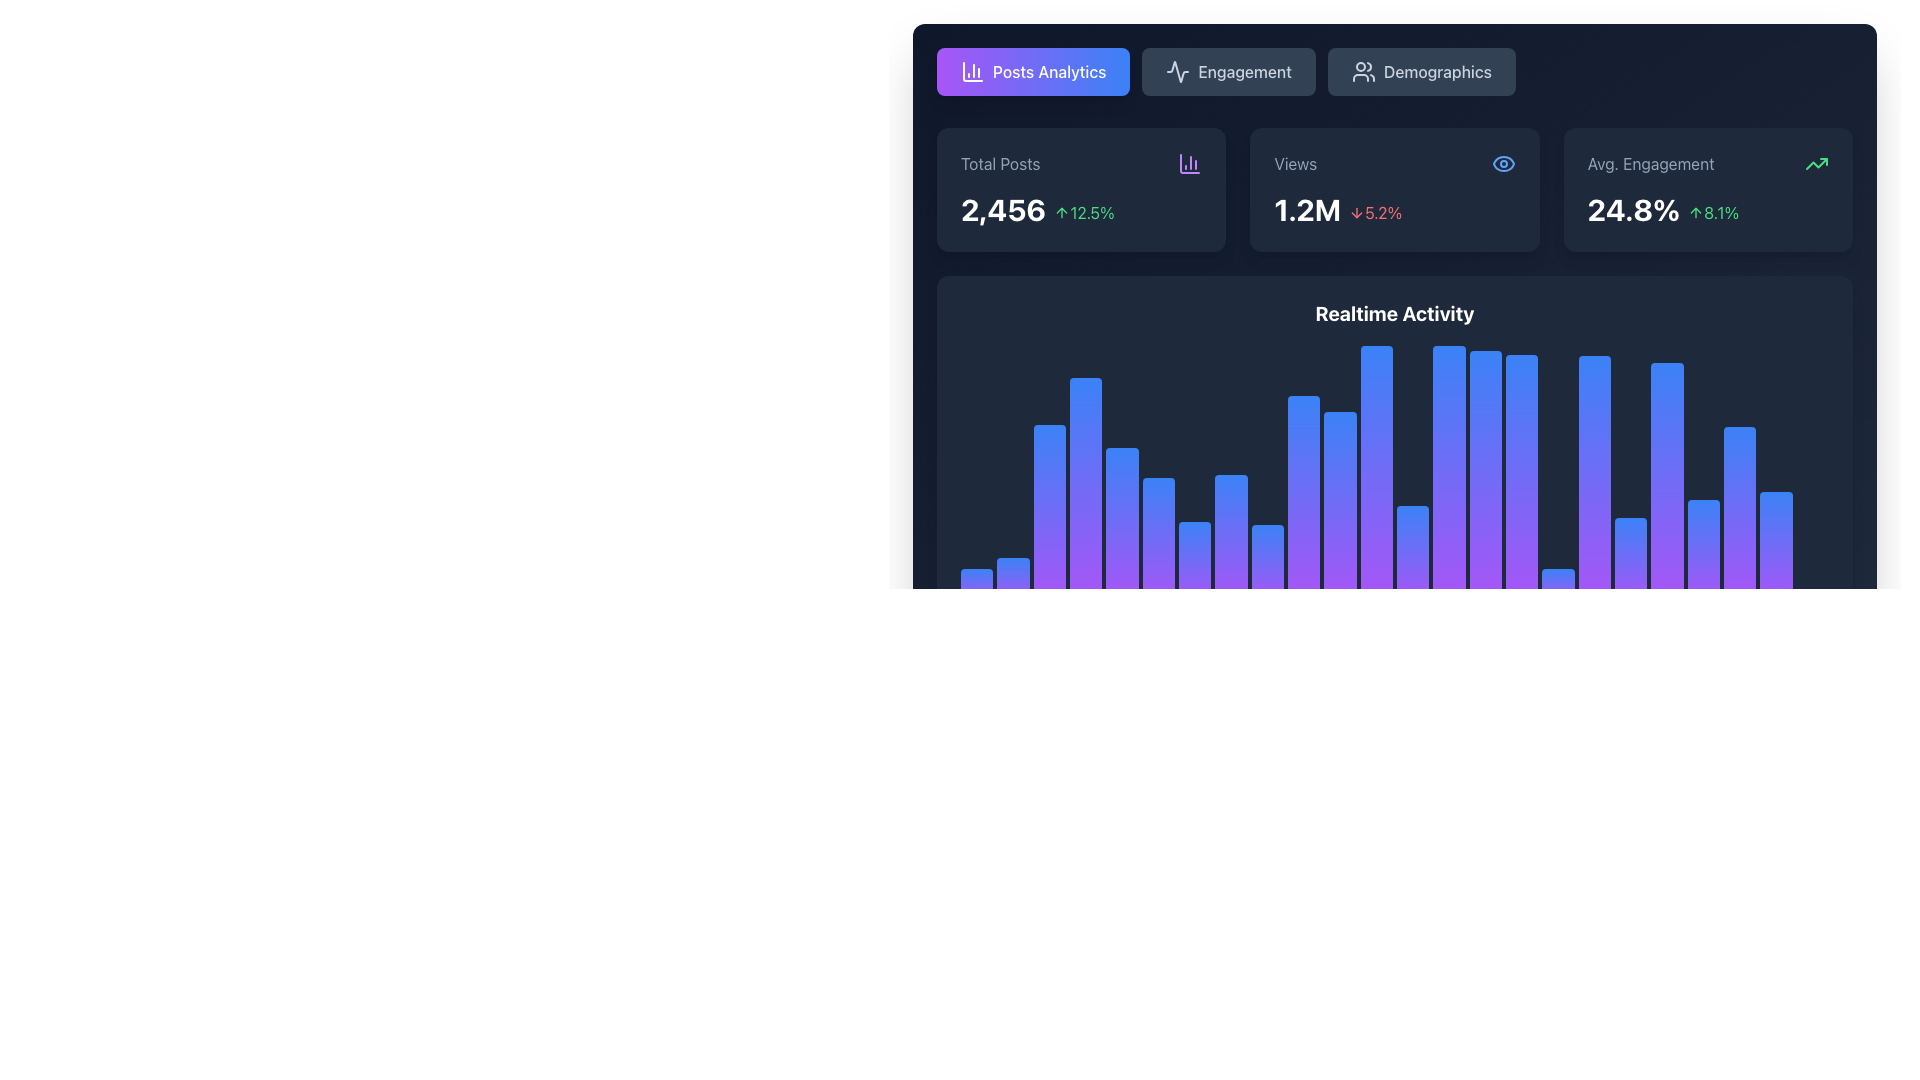  I want to click on the 'Engagement' button located in the top navigation bar, so click(1178, 71).